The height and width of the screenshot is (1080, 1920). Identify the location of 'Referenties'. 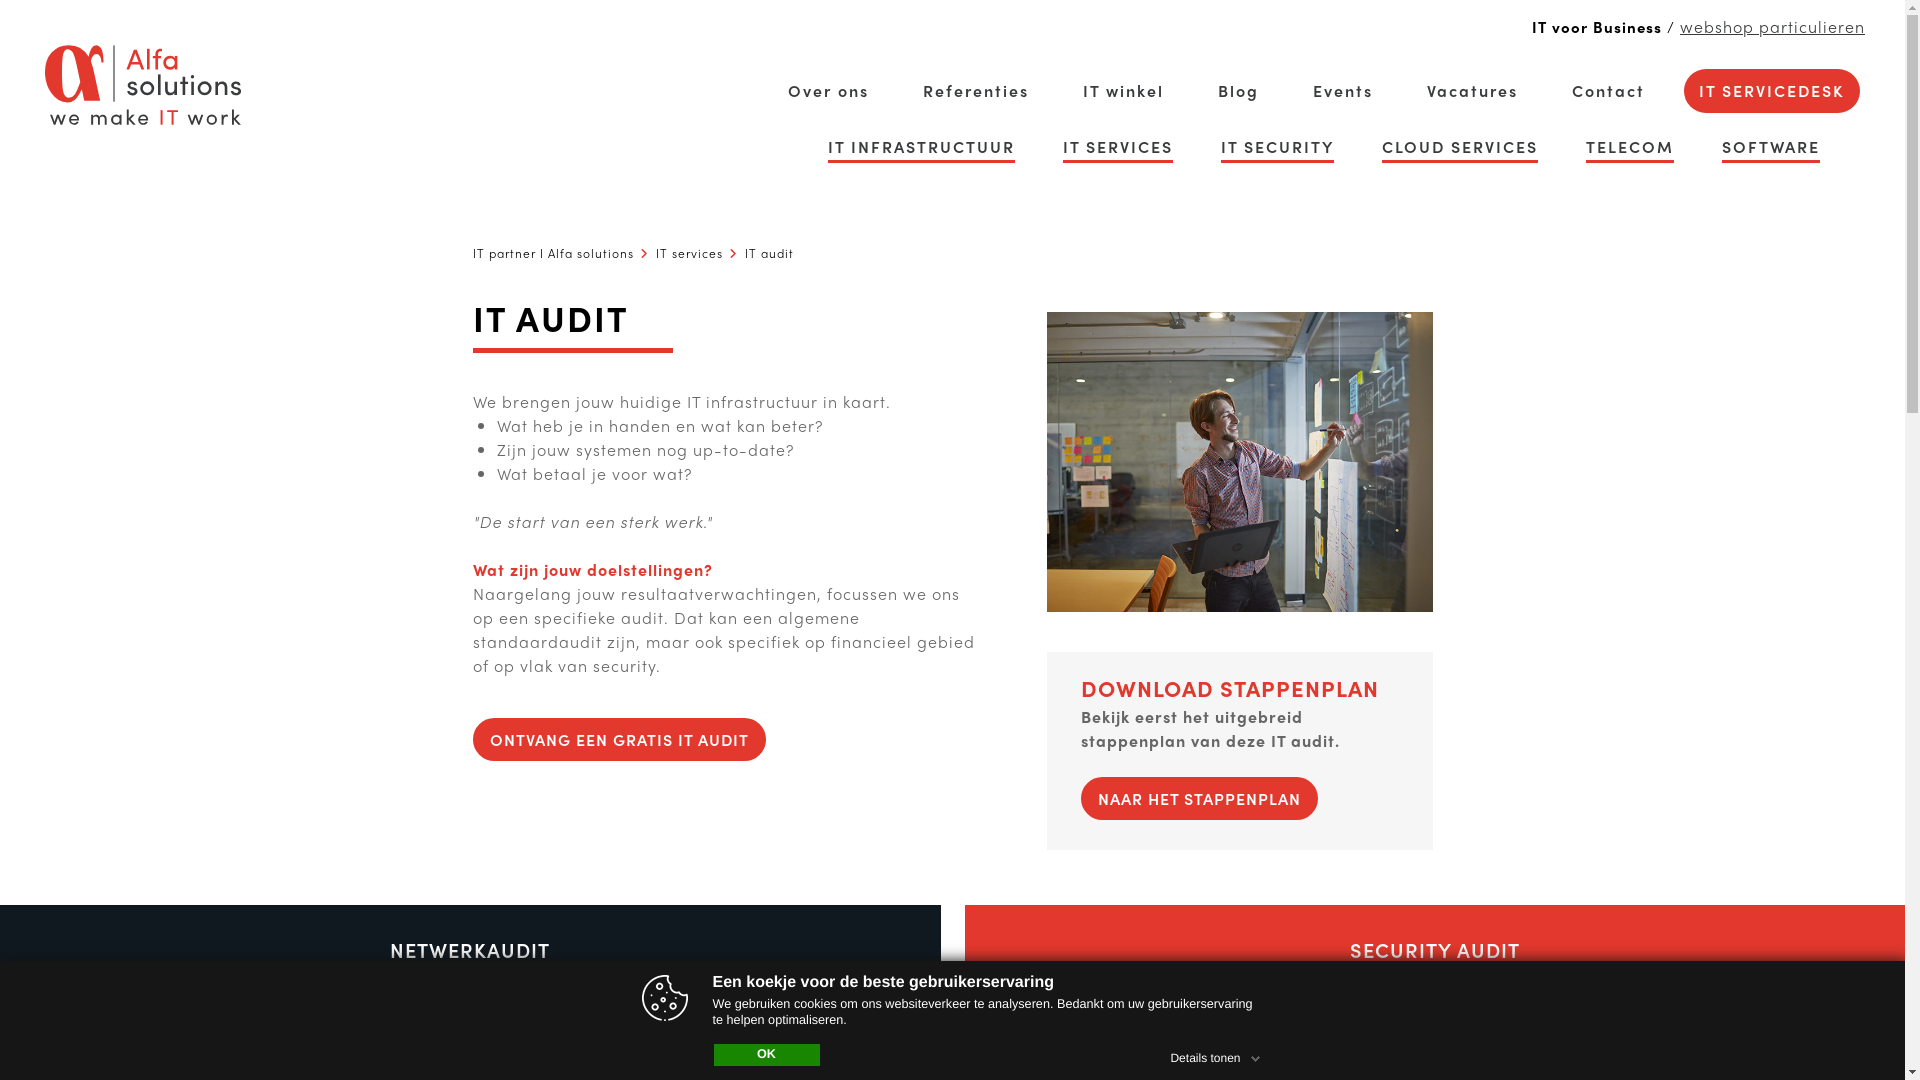
(975, 91).